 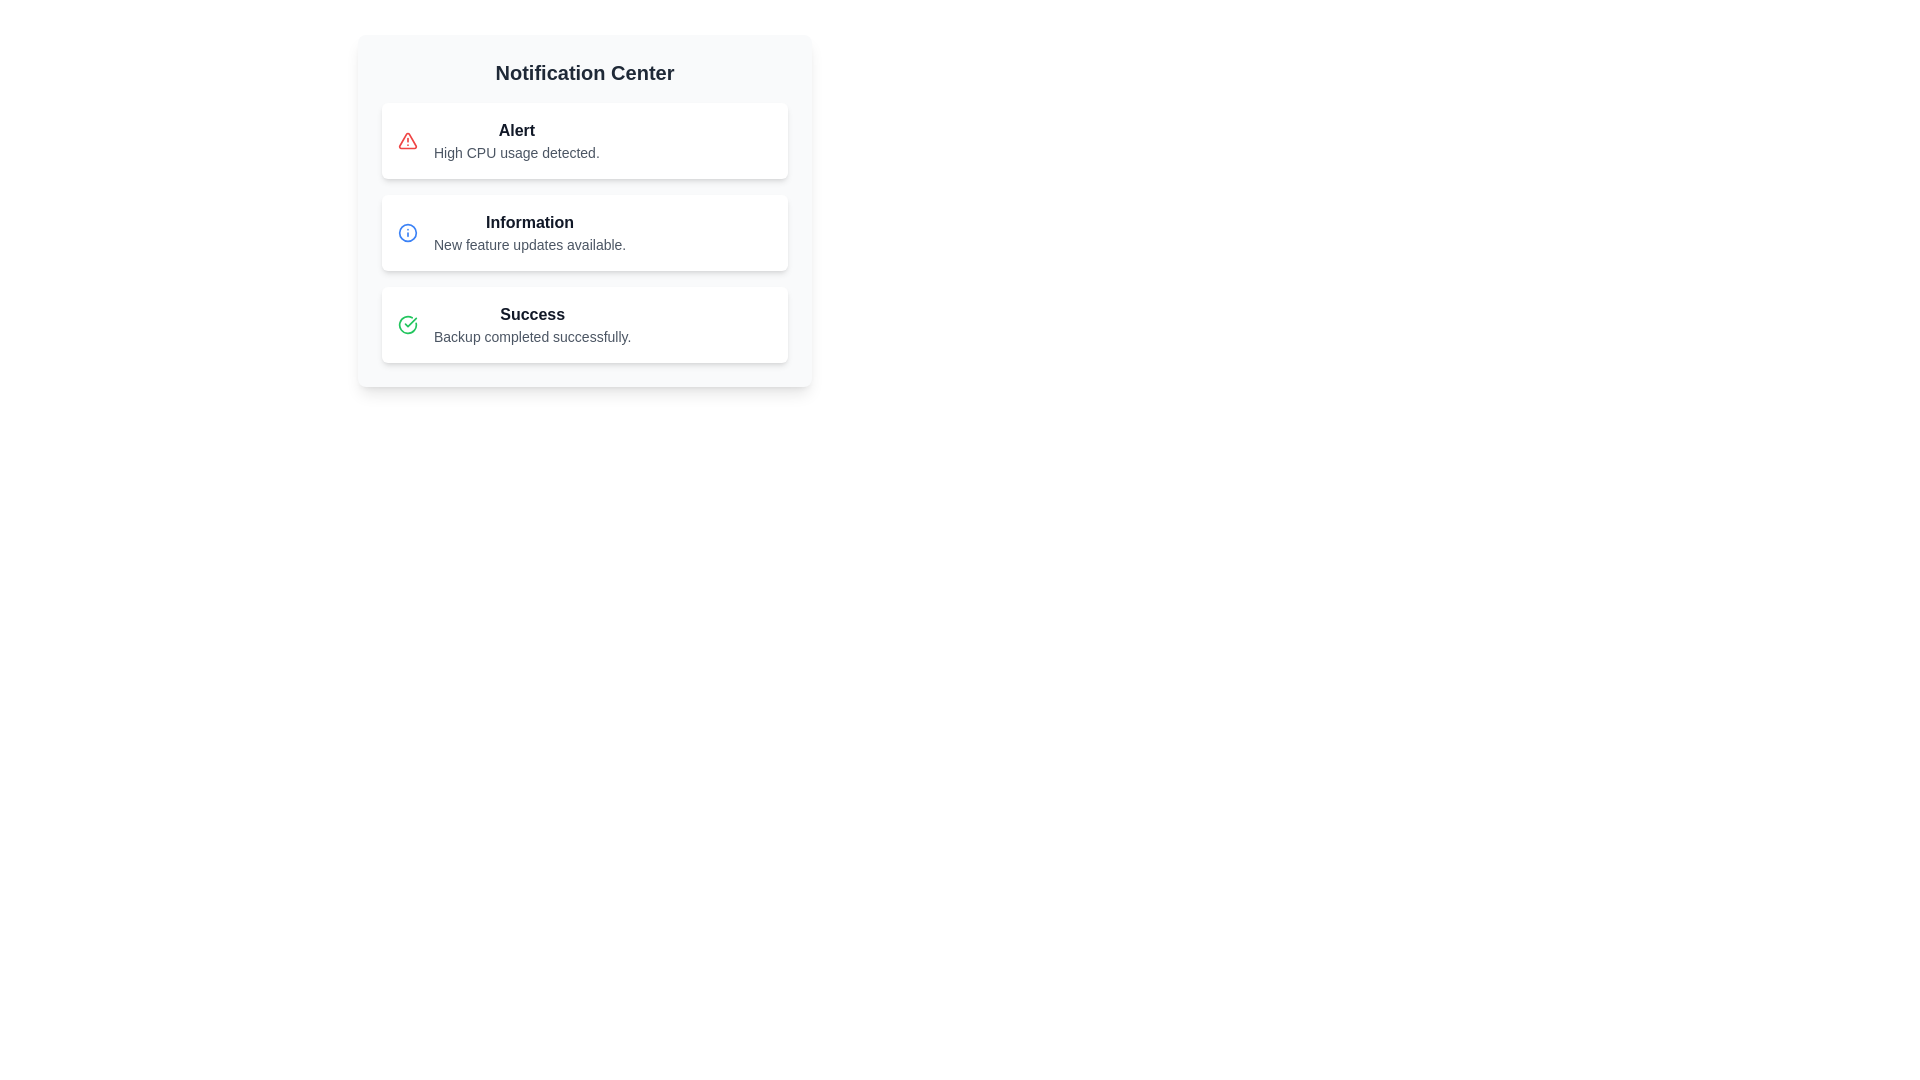 What do you see at coordinates (584, 140) in the screenshot?
I see `notification message from the high CPU usage notification card, which is the first card in the vertically stacked list of notifications` at bounding box center [584, 140].